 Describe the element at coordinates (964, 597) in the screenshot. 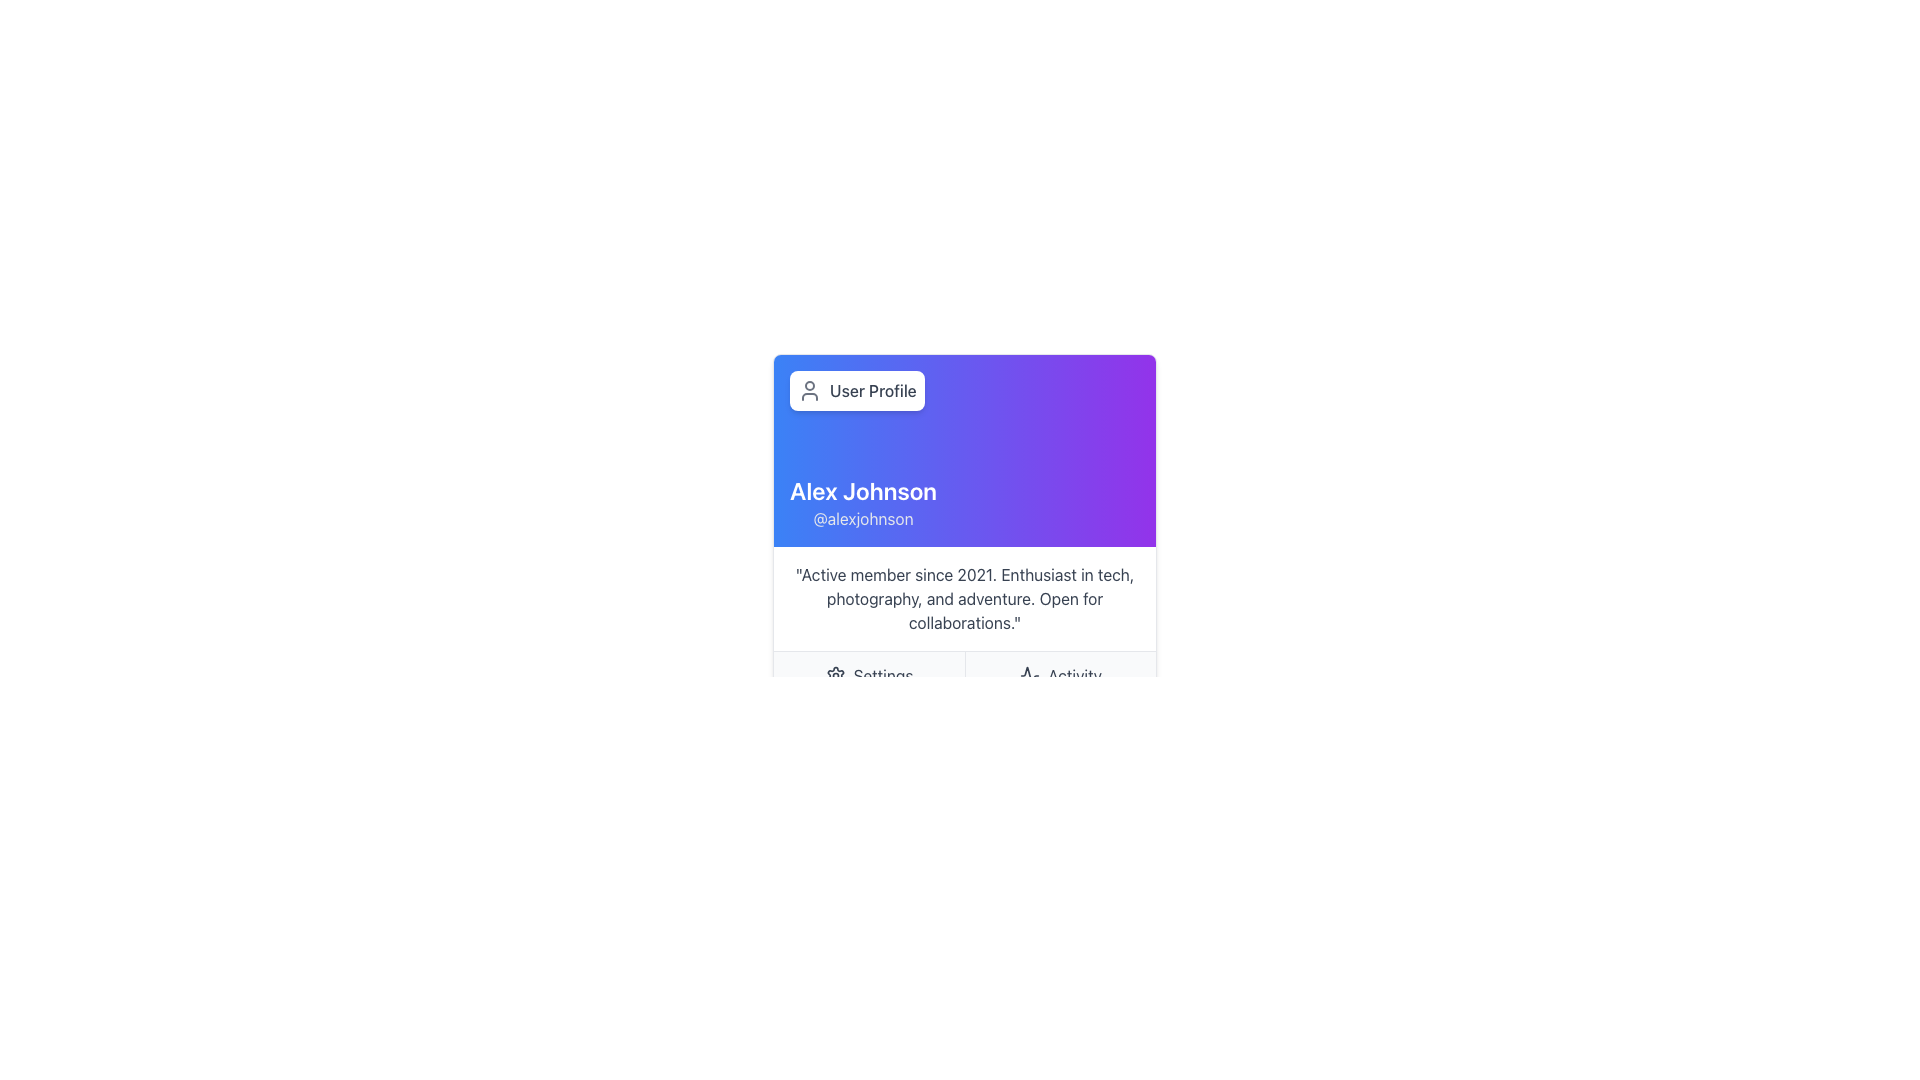

I see `the static text field displaying the user's profile details, which includes information about their membership and interests, located below the user's name in the profile card` at that location.